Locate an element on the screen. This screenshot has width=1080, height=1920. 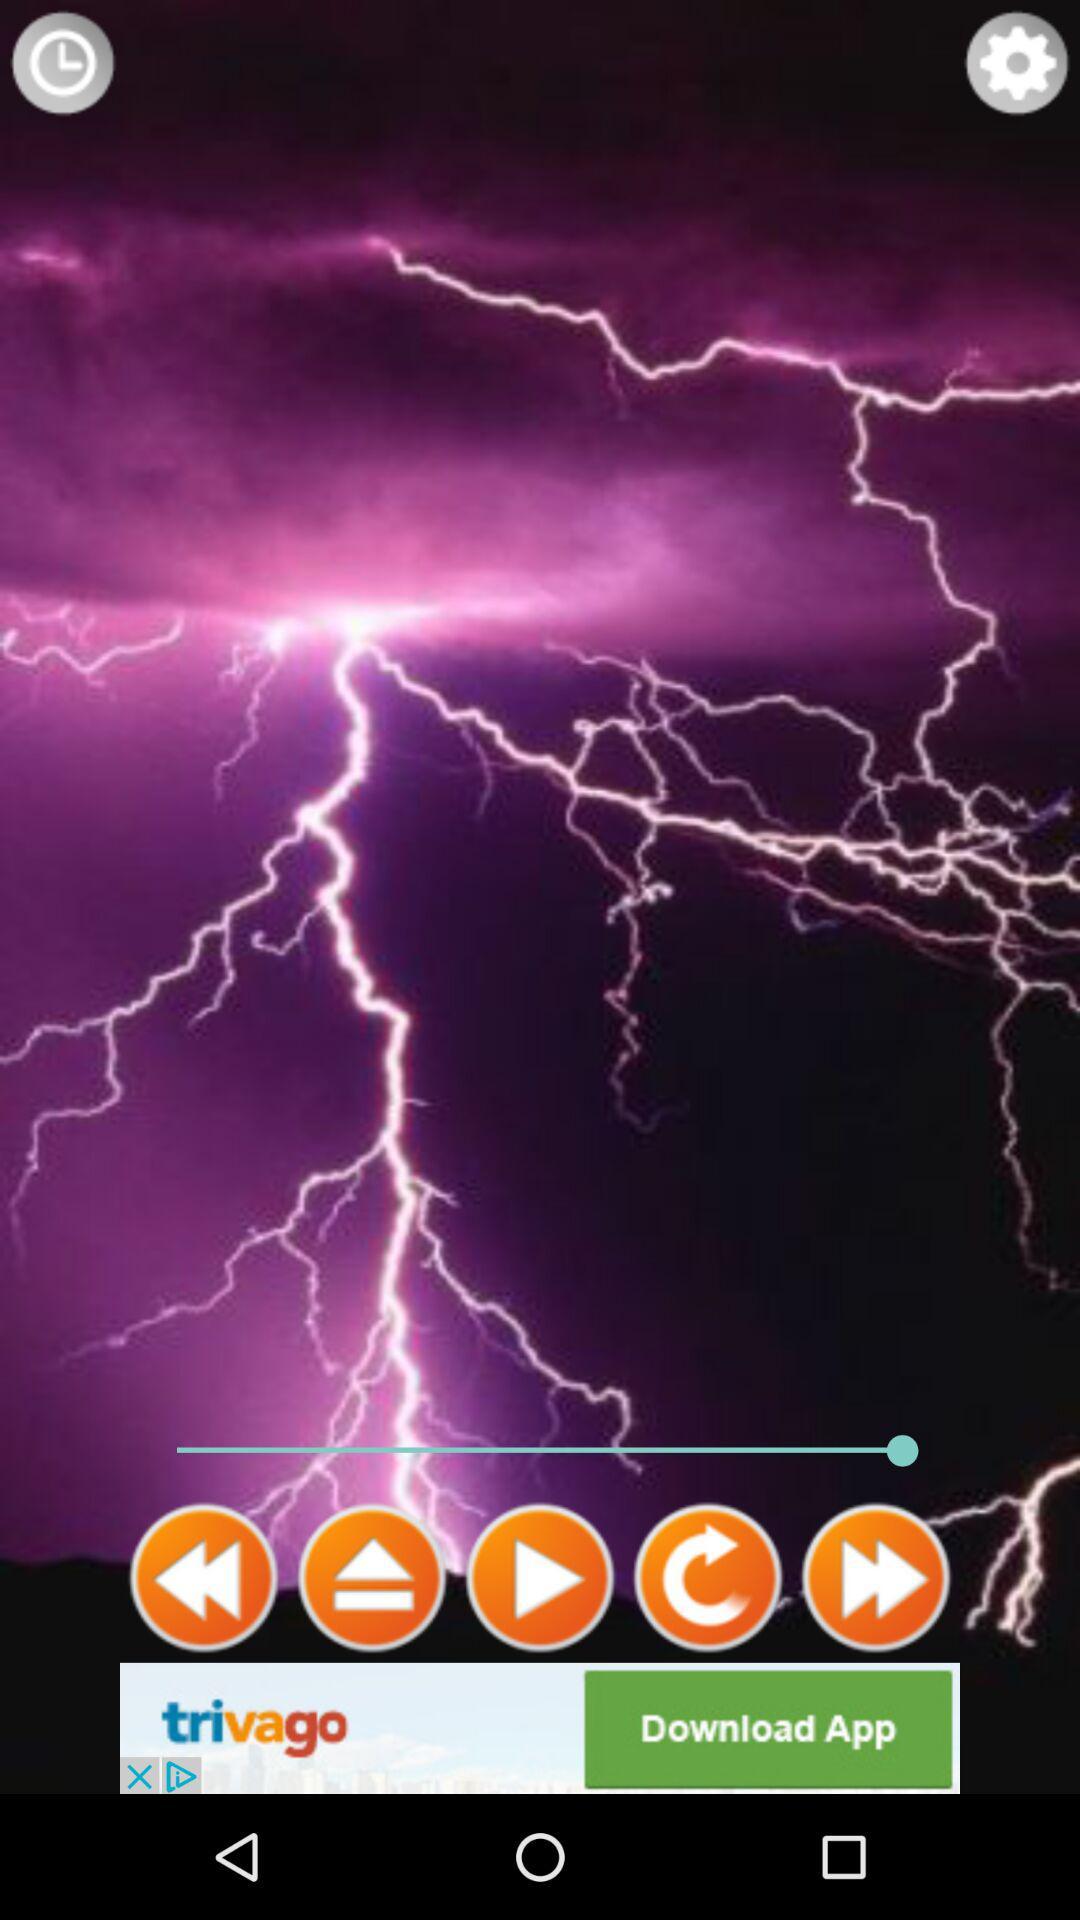
refresh option is located at coordinates (707, 1577).